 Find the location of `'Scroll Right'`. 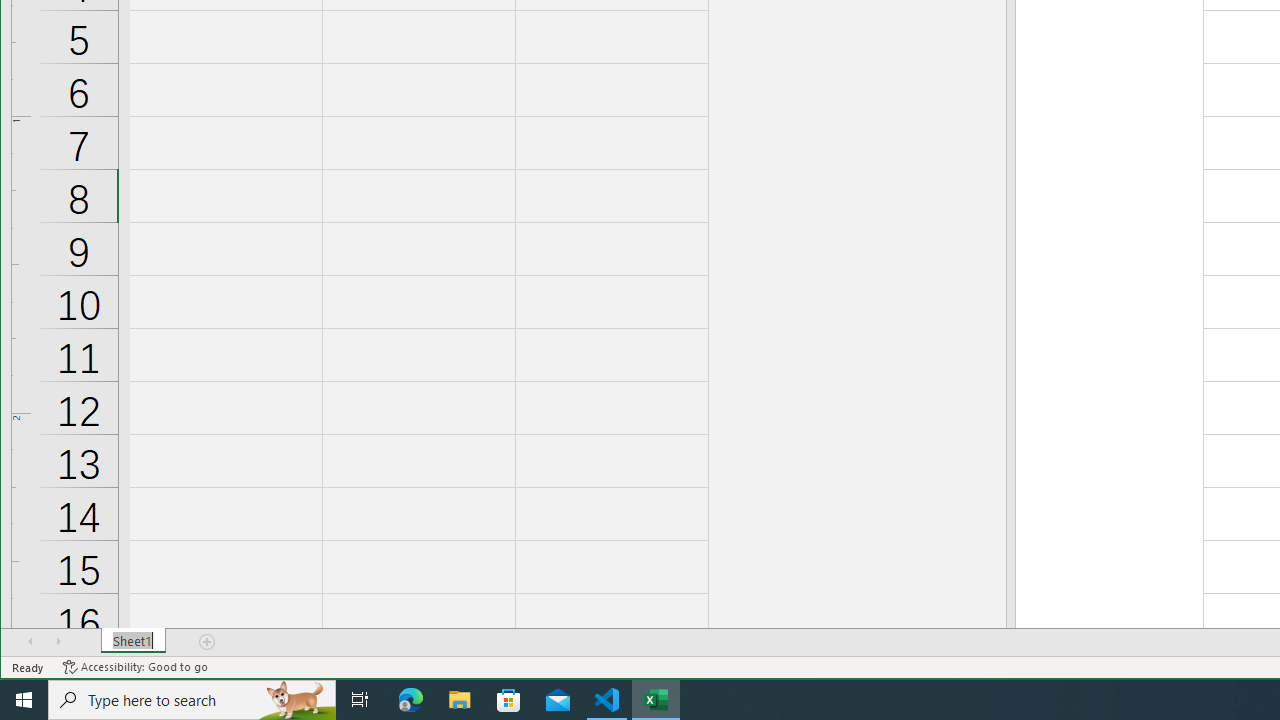

'Scroll Right' is located at coordinates (58, 641).